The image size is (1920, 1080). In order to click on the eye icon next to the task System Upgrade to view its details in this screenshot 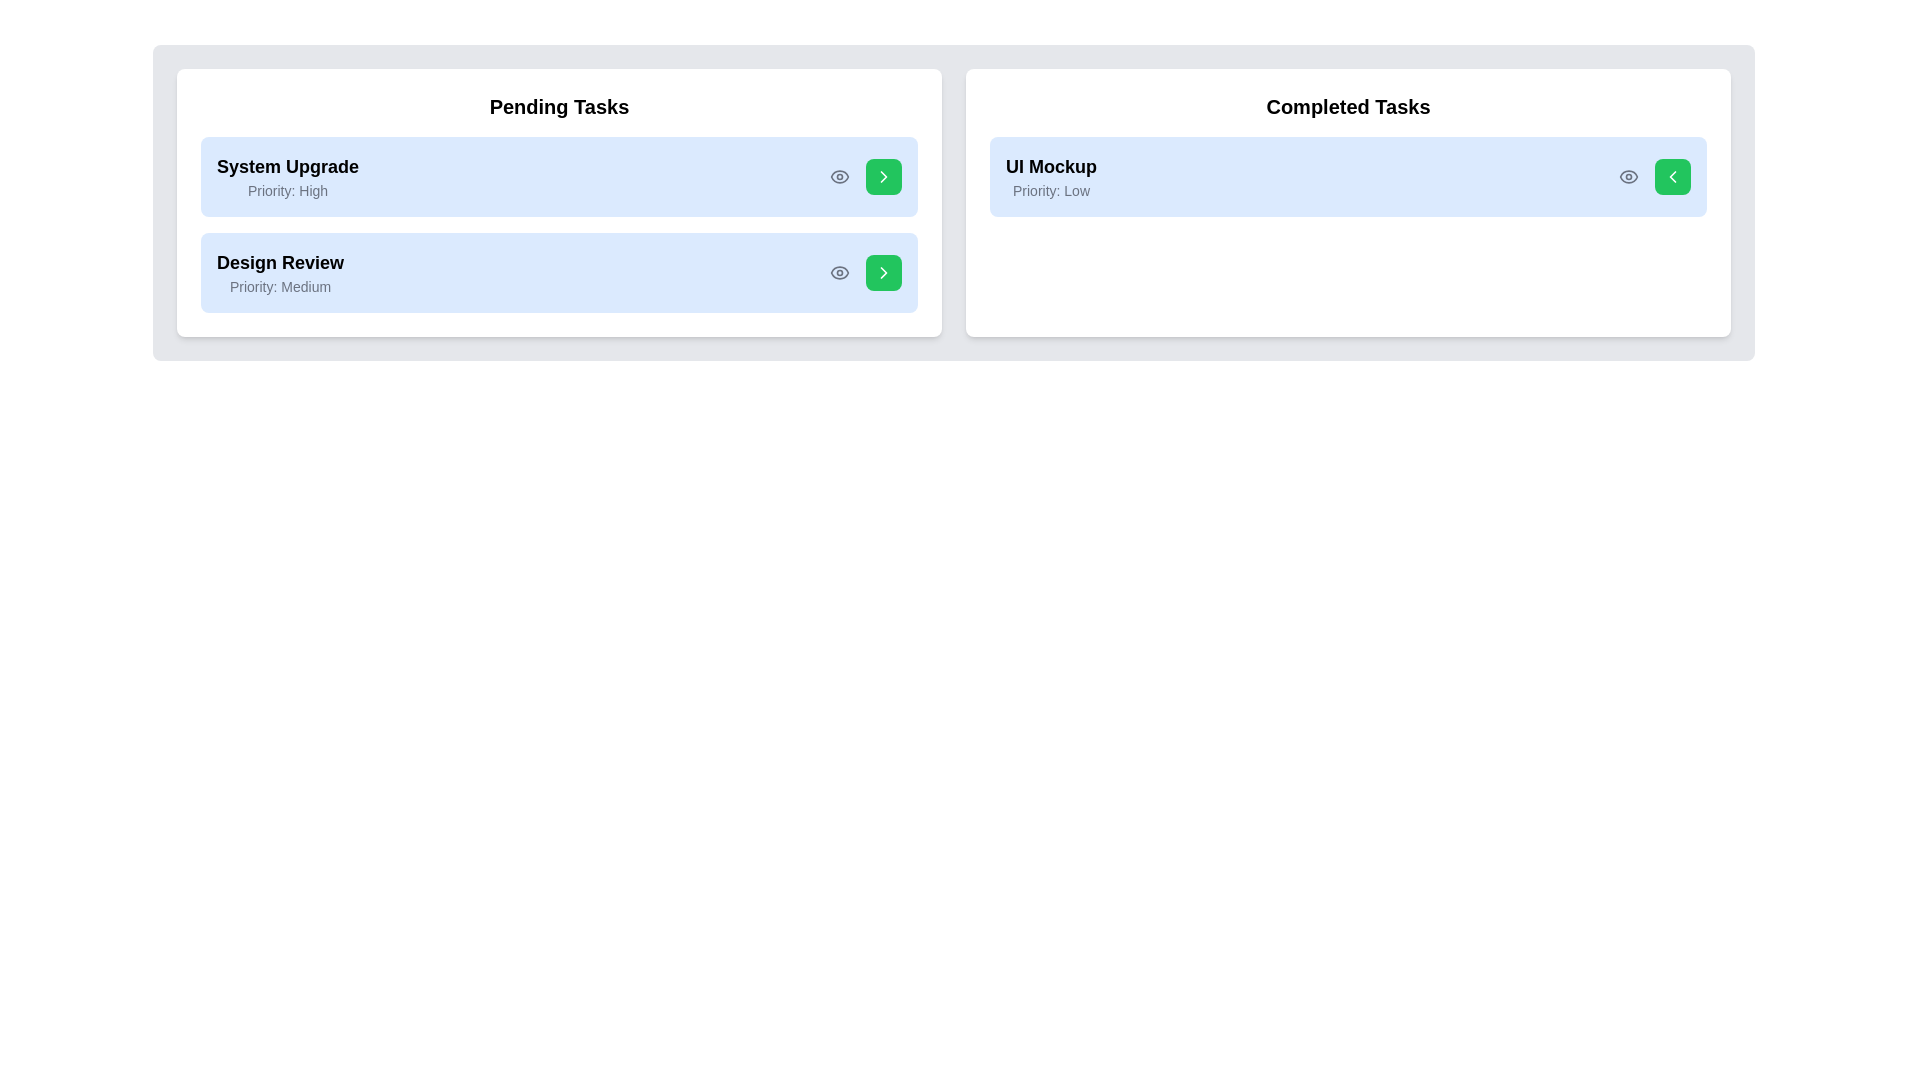, I will do `click(840, 176)`.